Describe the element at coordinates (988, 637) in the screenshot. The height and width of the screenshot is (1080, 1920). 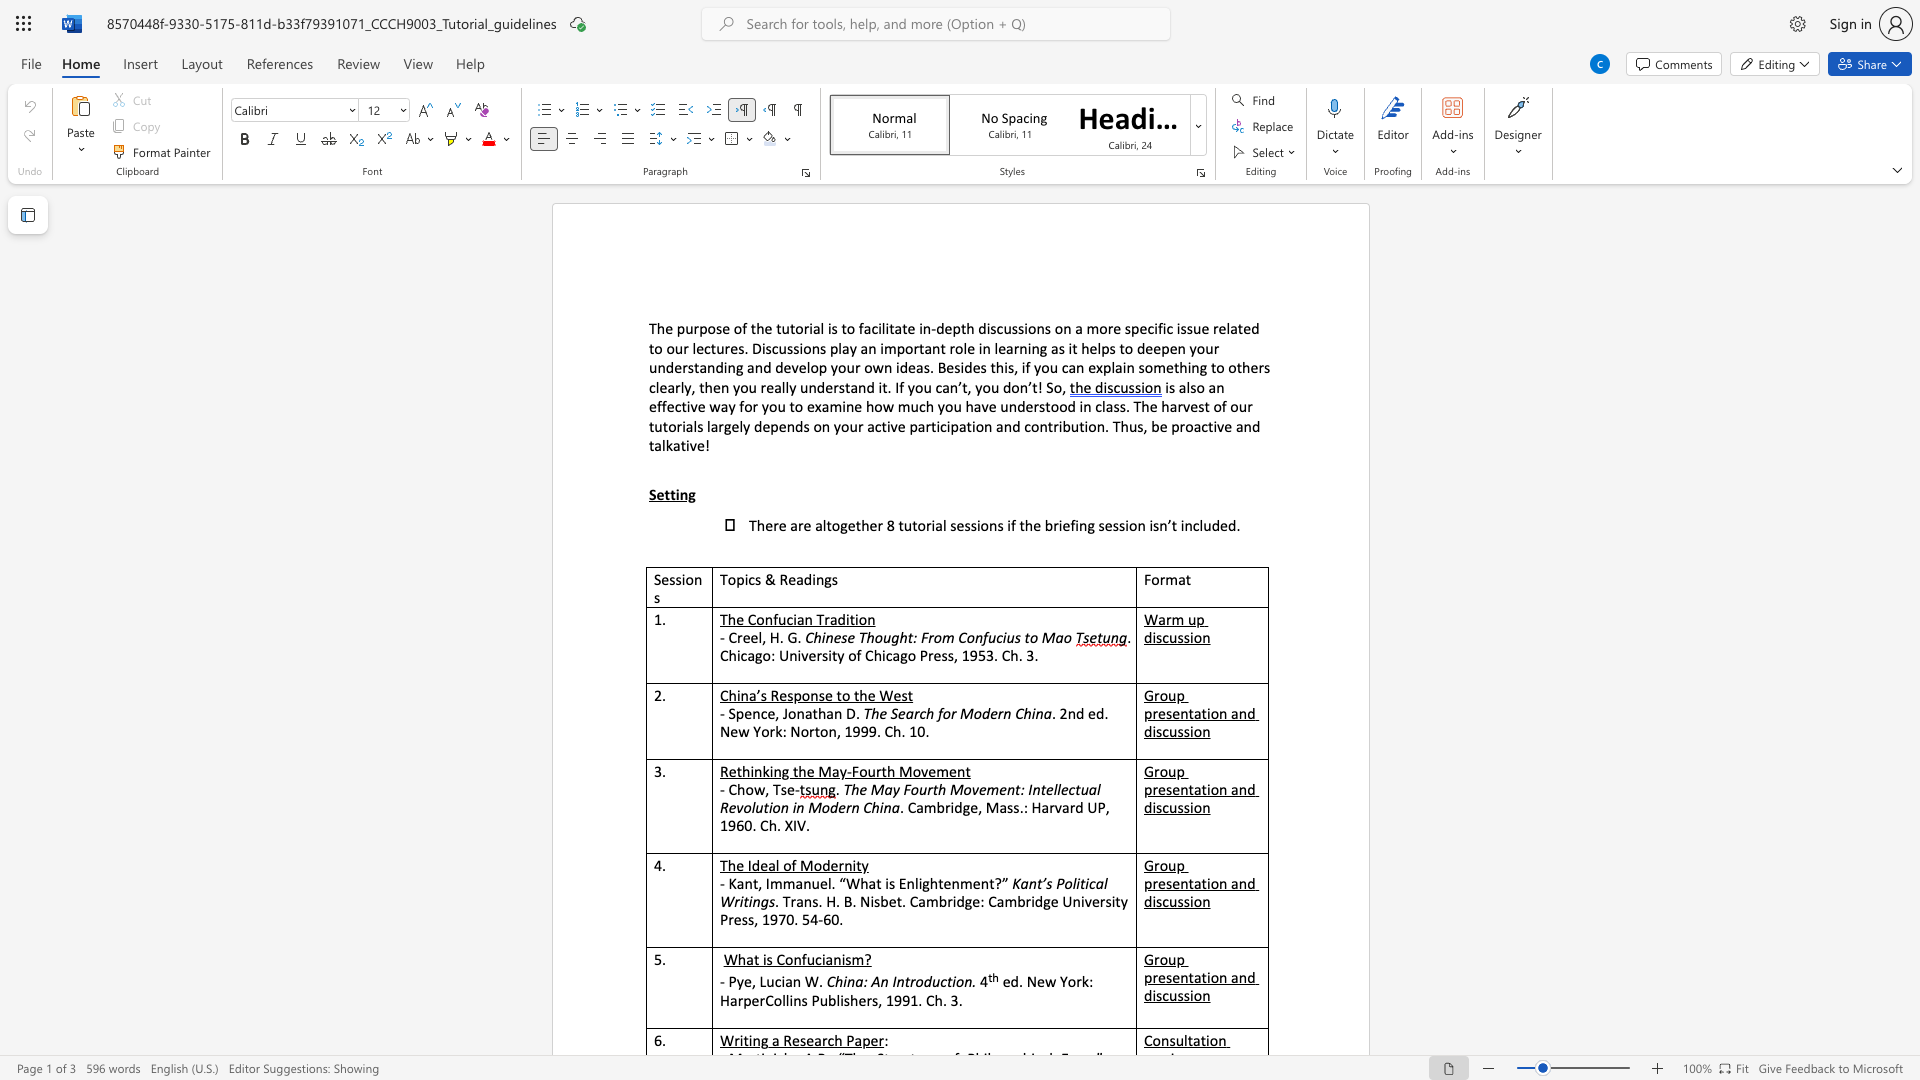
I see `the subset text "ucius to Ma" within the text "Chinese Thought: From Confucius to Mao"` at that location.